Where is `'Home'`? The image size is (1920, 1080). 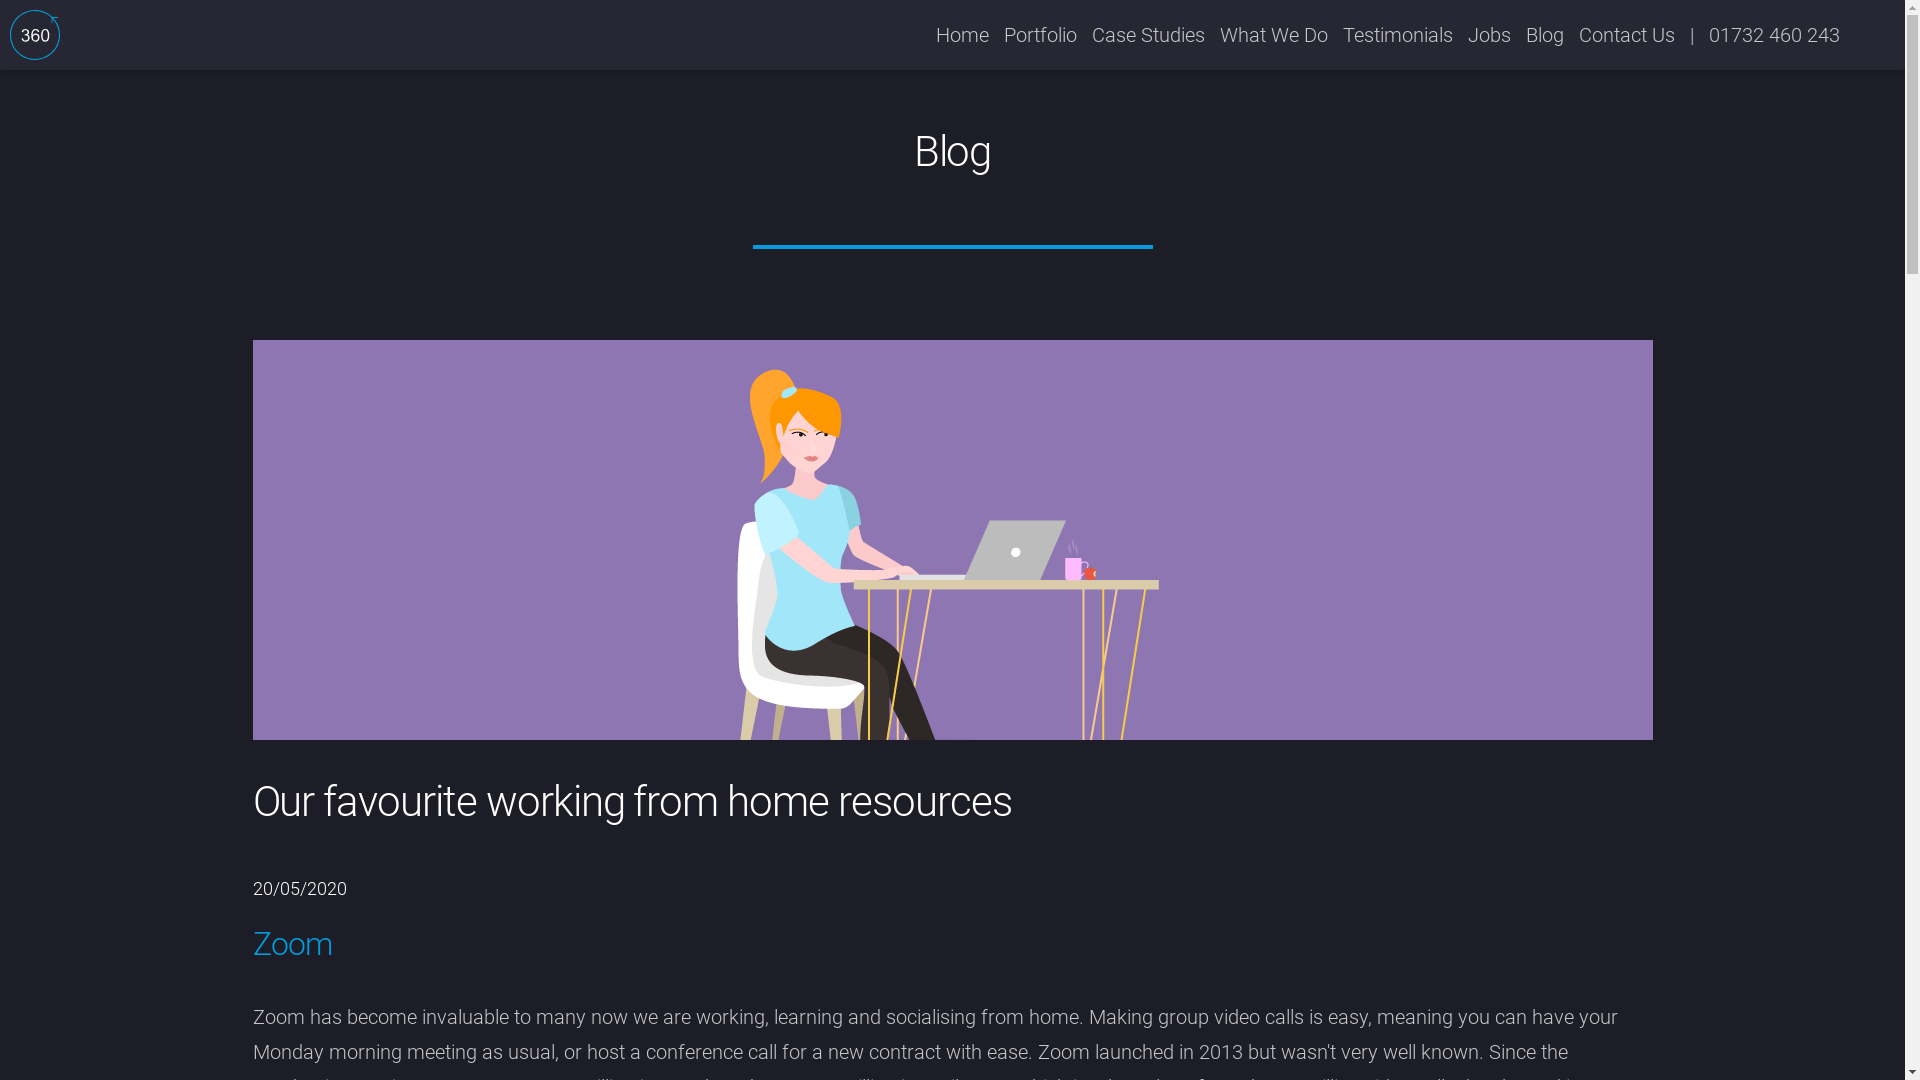
'Home' is located at coordinates (962, 35).